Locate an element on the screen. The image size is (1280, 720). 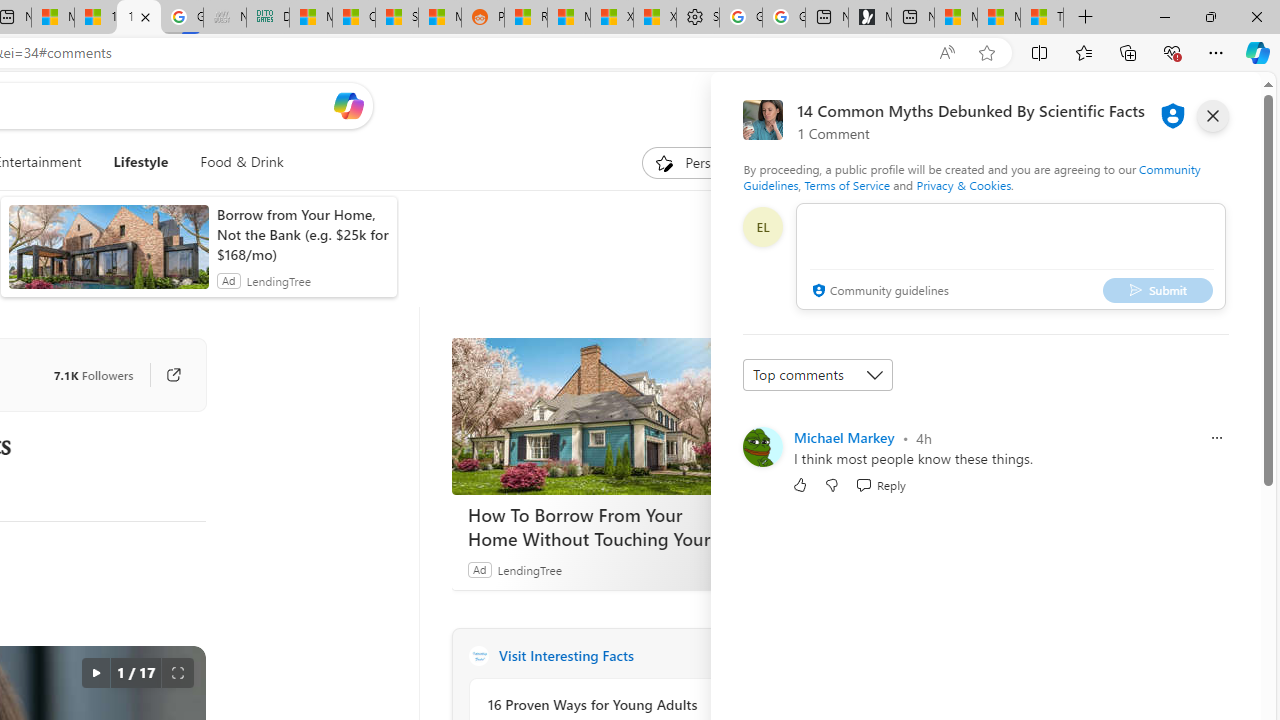
'Full screen' is located at coordinates (177, 673).